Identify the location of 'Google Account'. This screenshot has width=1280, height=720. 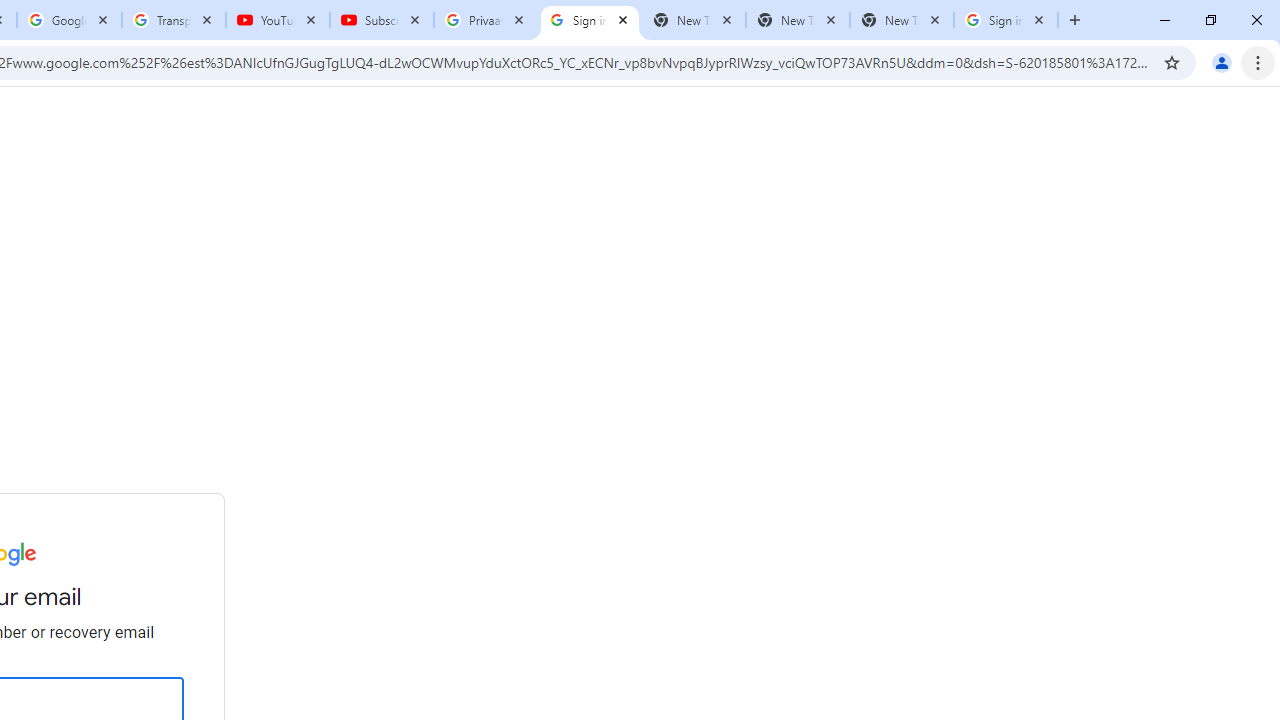
(69, 20).